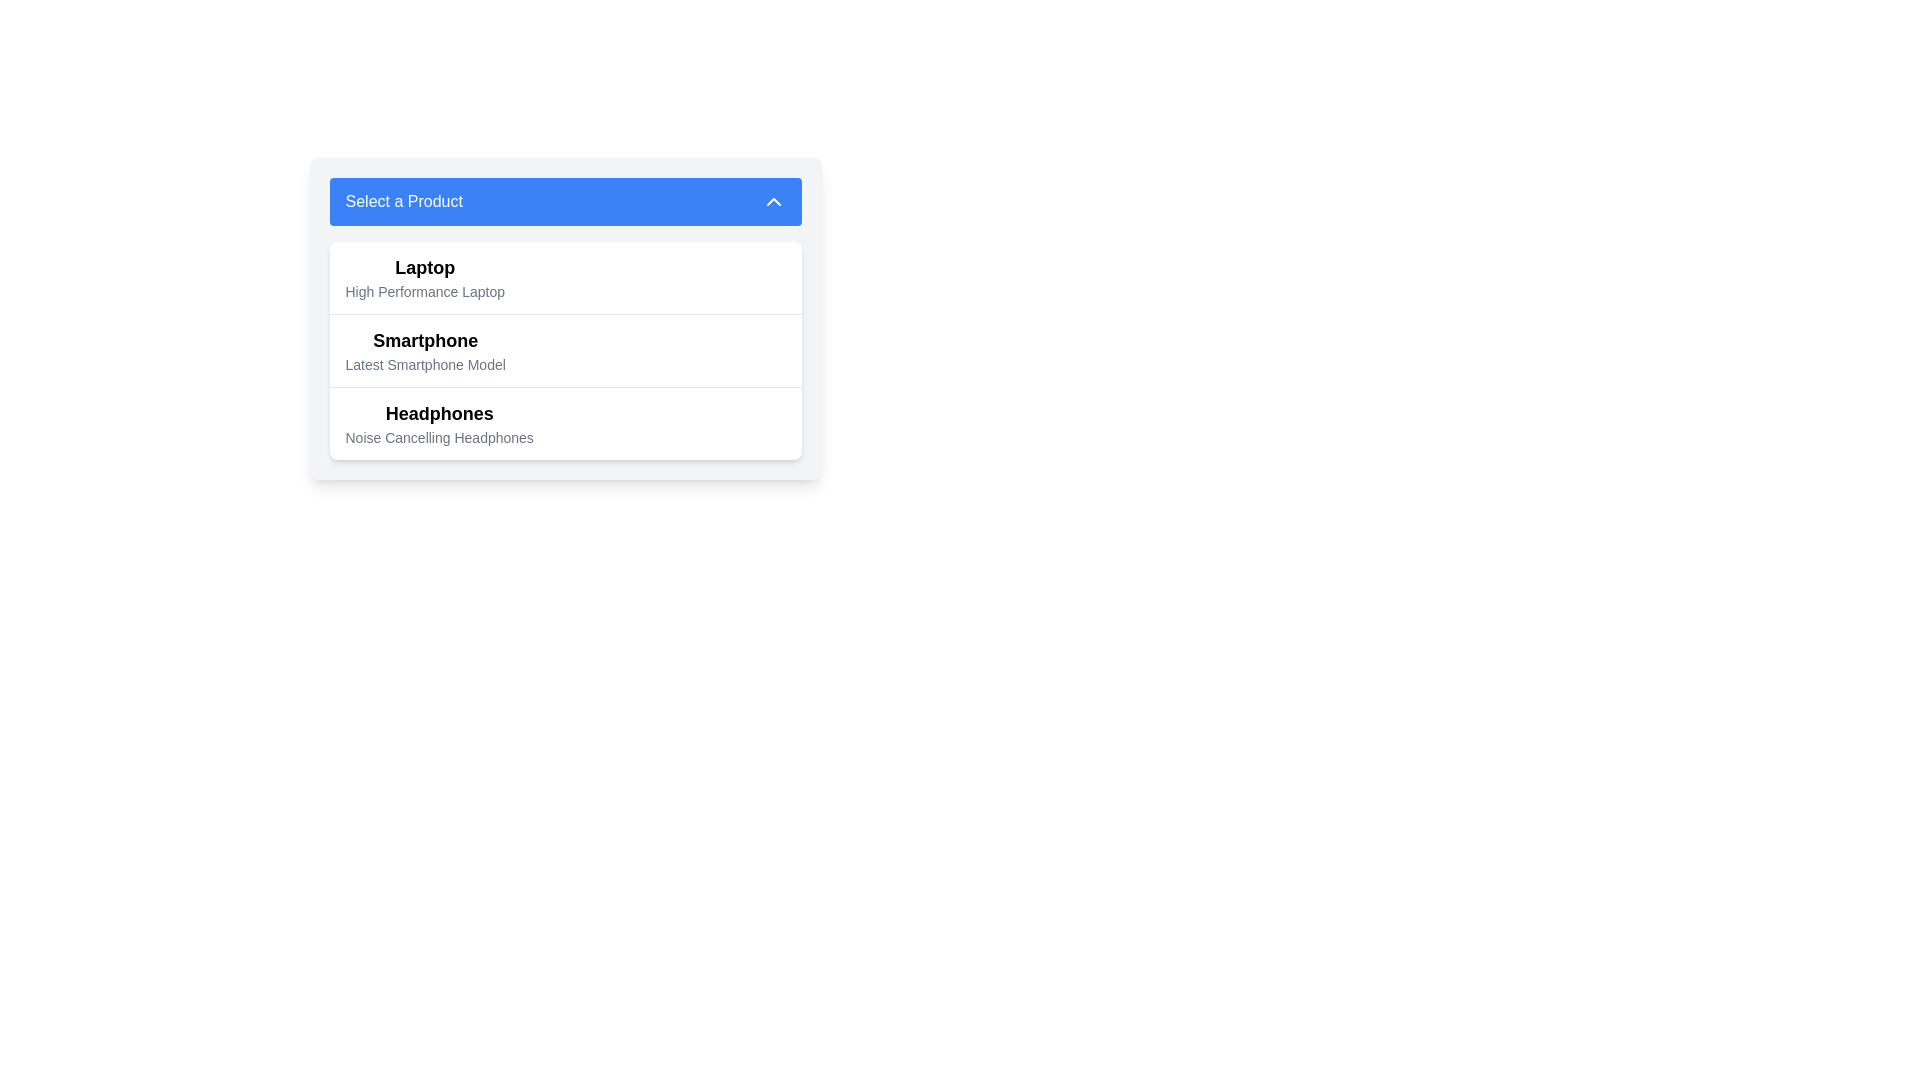  Describe the element at coordinates (424, 292) in the screenshot. I see `text of the label stating 'High Performance Laptop', which is located below the bold 'Laptop' header within a dropdown panel` at that location.